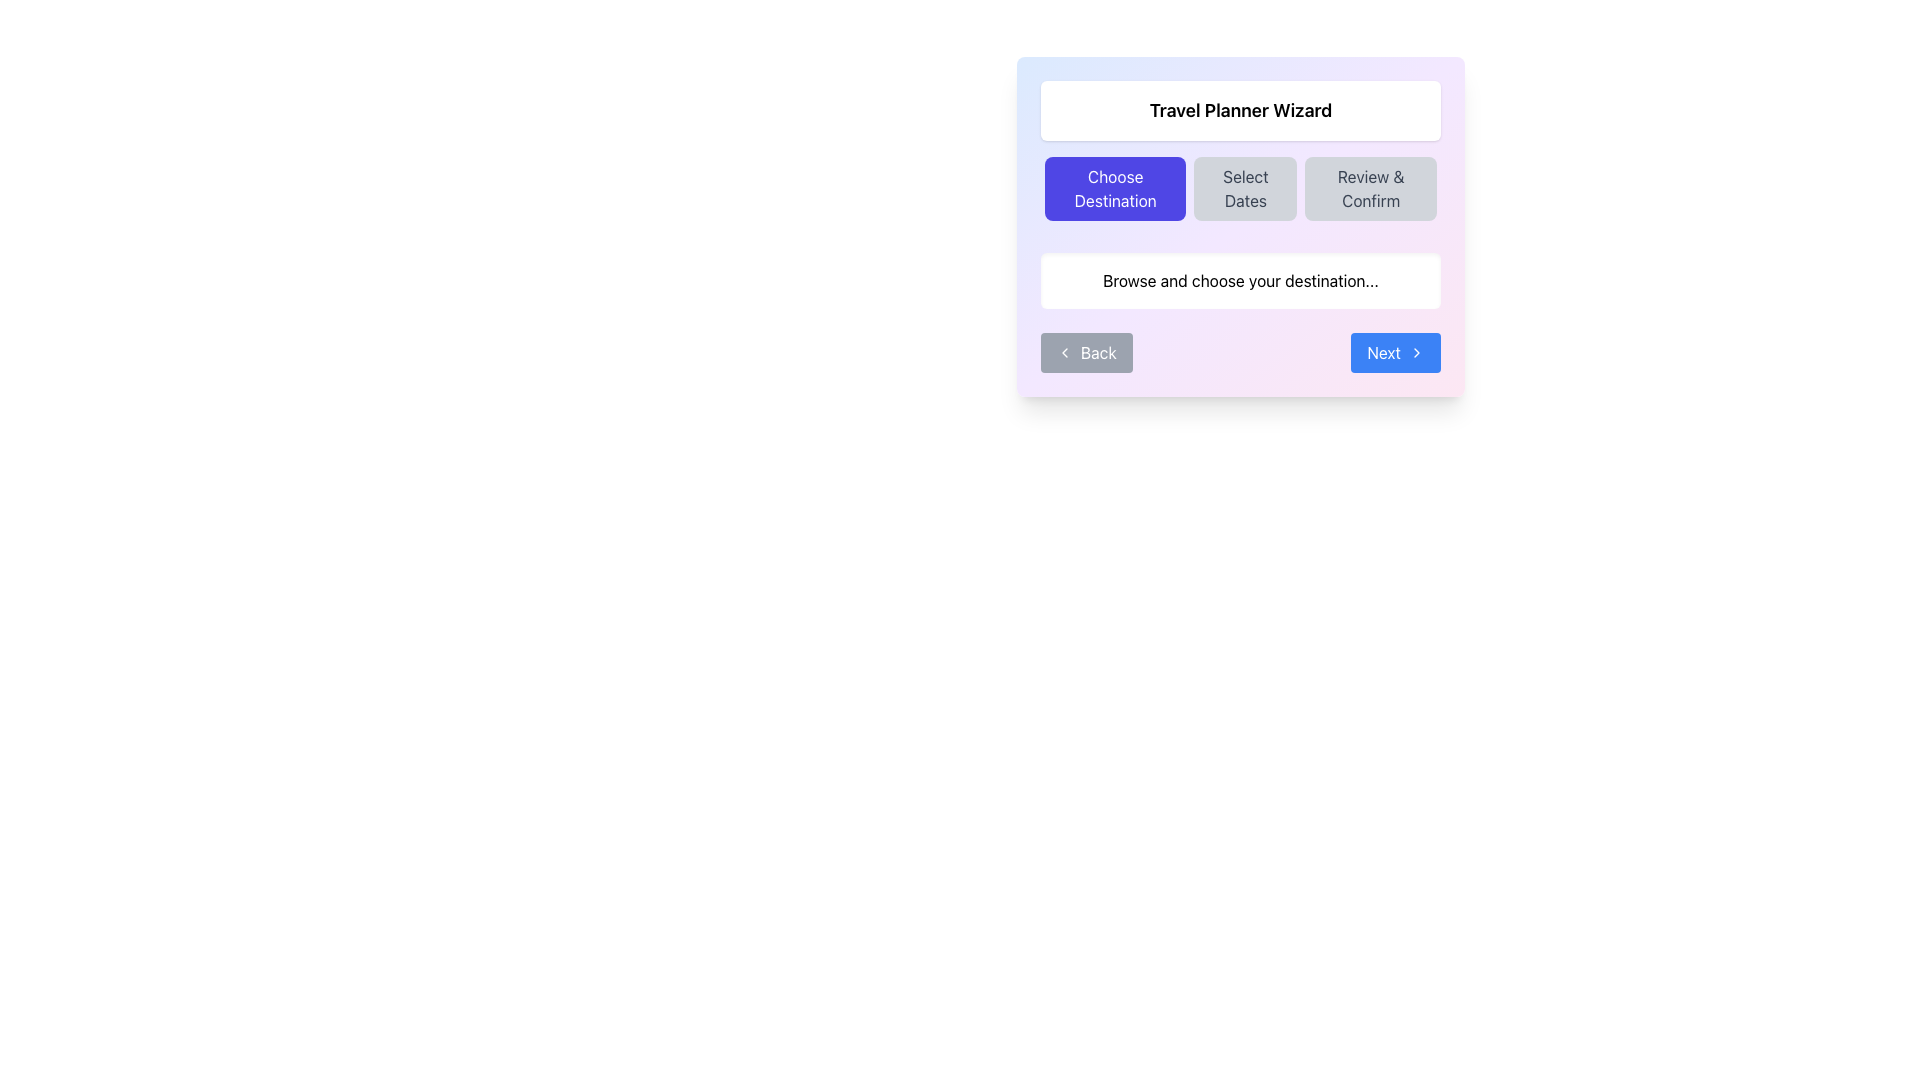 The image size is (1920, 1080). I want to click on the left-pointing arrow icon inside the 'Back' button located in the bottom-left corner of the interface panel, so click(1064, 352).